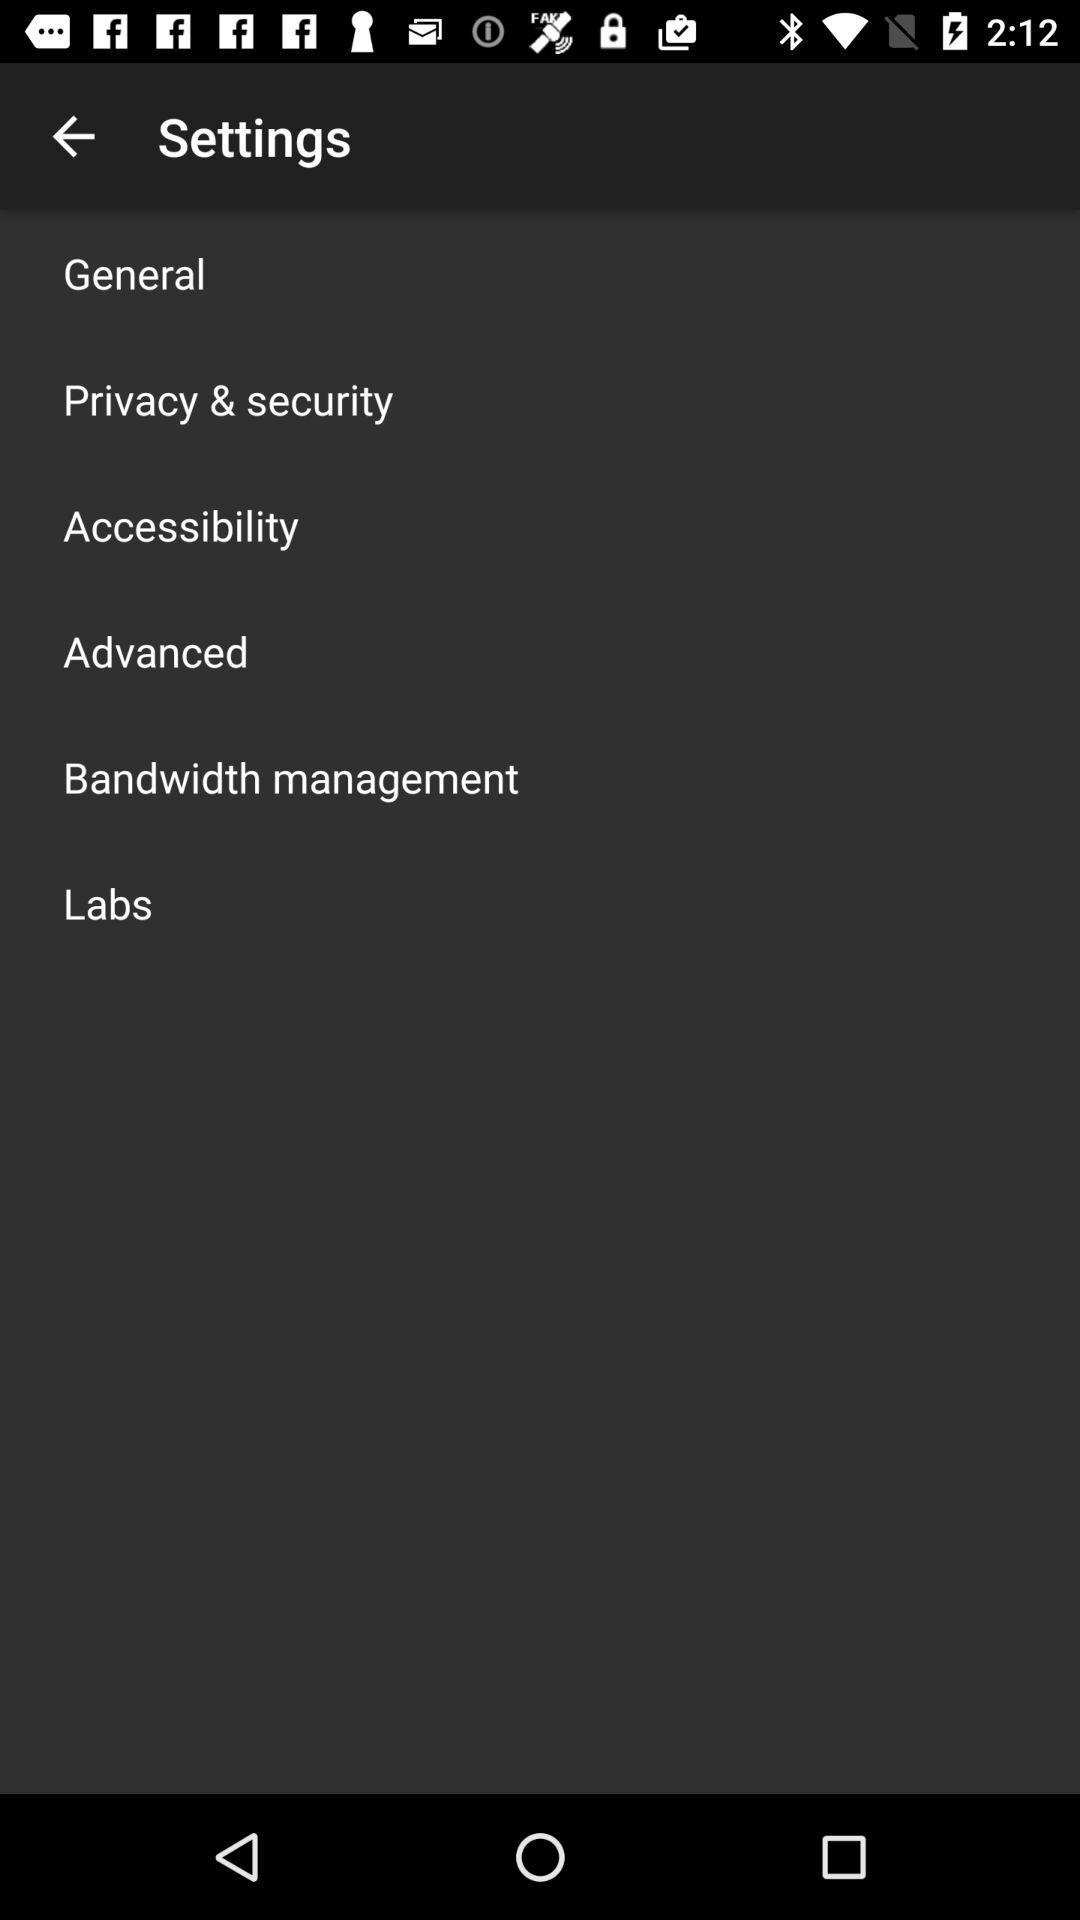  What do you see at coordinates (227, 398) in the screenshot?
I see `privacy & security icon` at bounding box center [227, 398].